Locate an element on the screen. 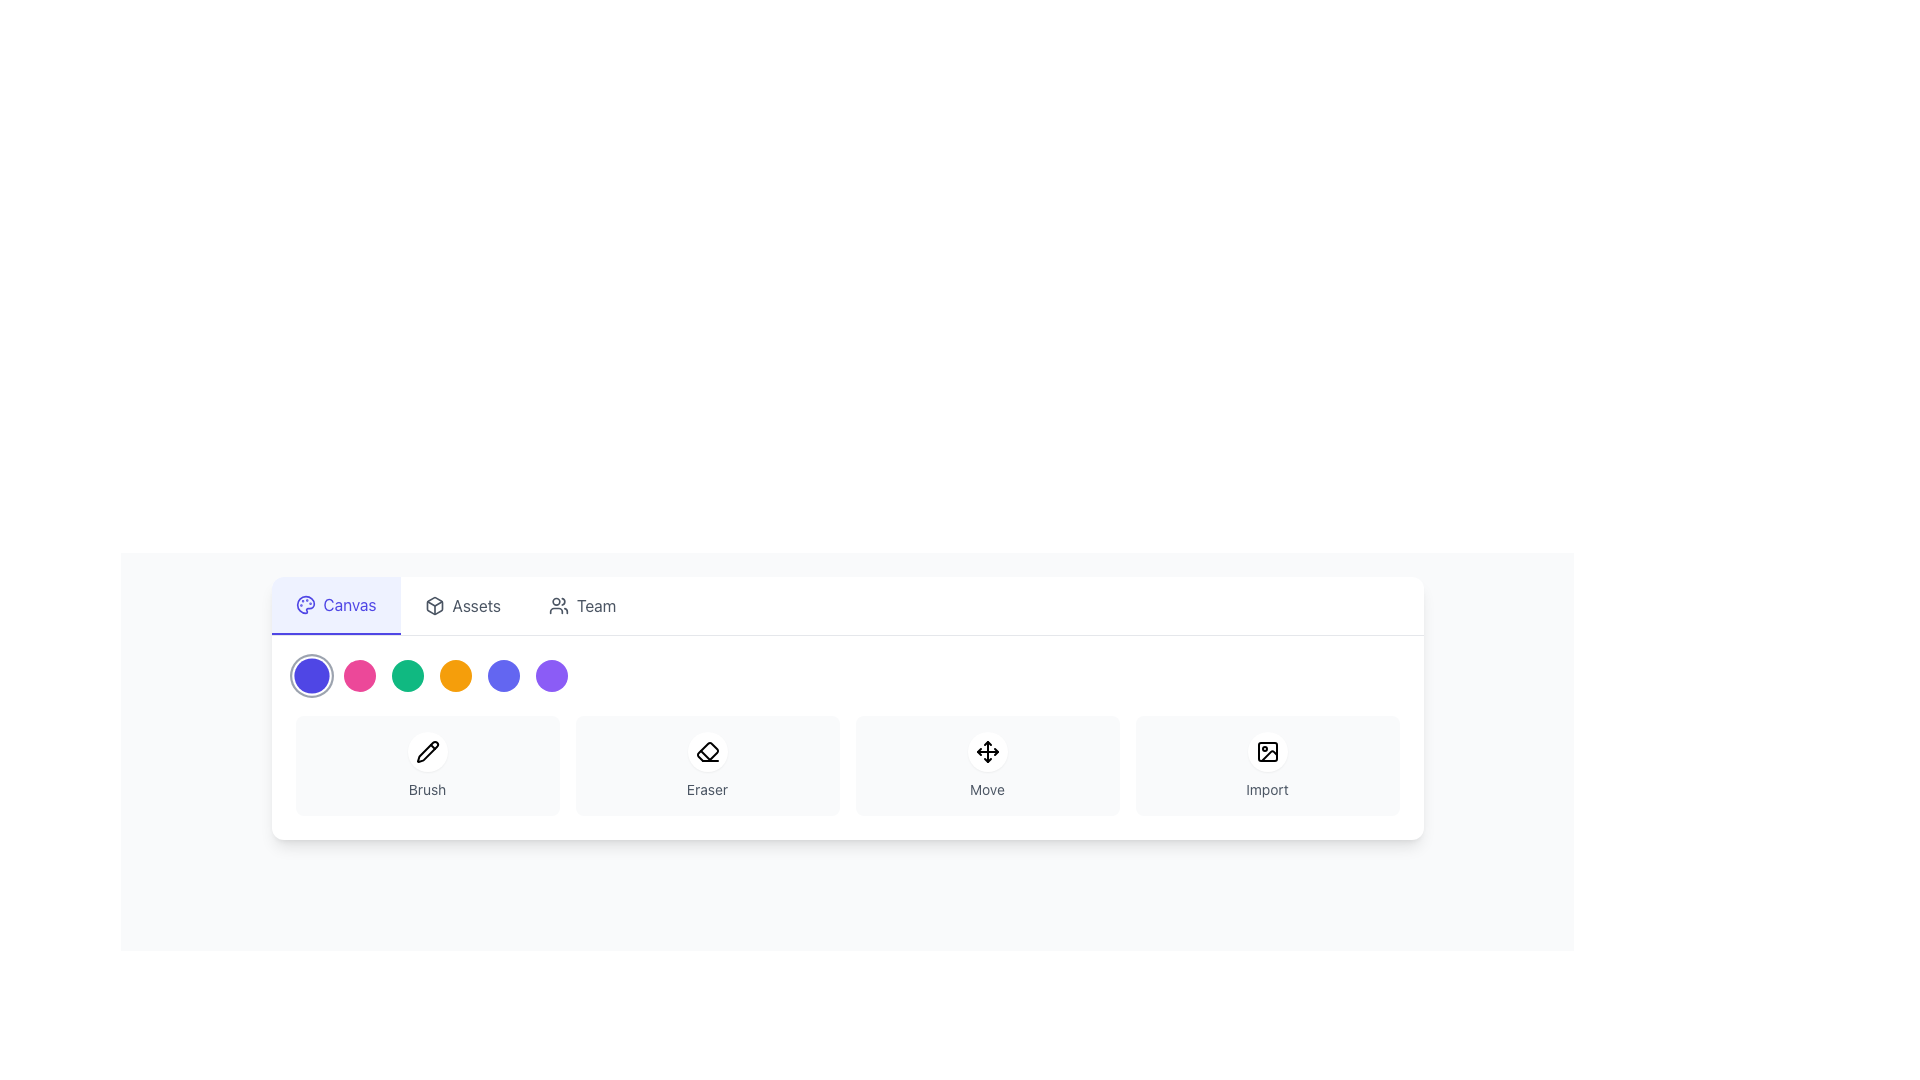 This screenshot has height=1080, width=1920. static text label 'Brush' that is styled in small gray font, located below a pencil icon within a card-like structure is located at coordinates (426, 789).